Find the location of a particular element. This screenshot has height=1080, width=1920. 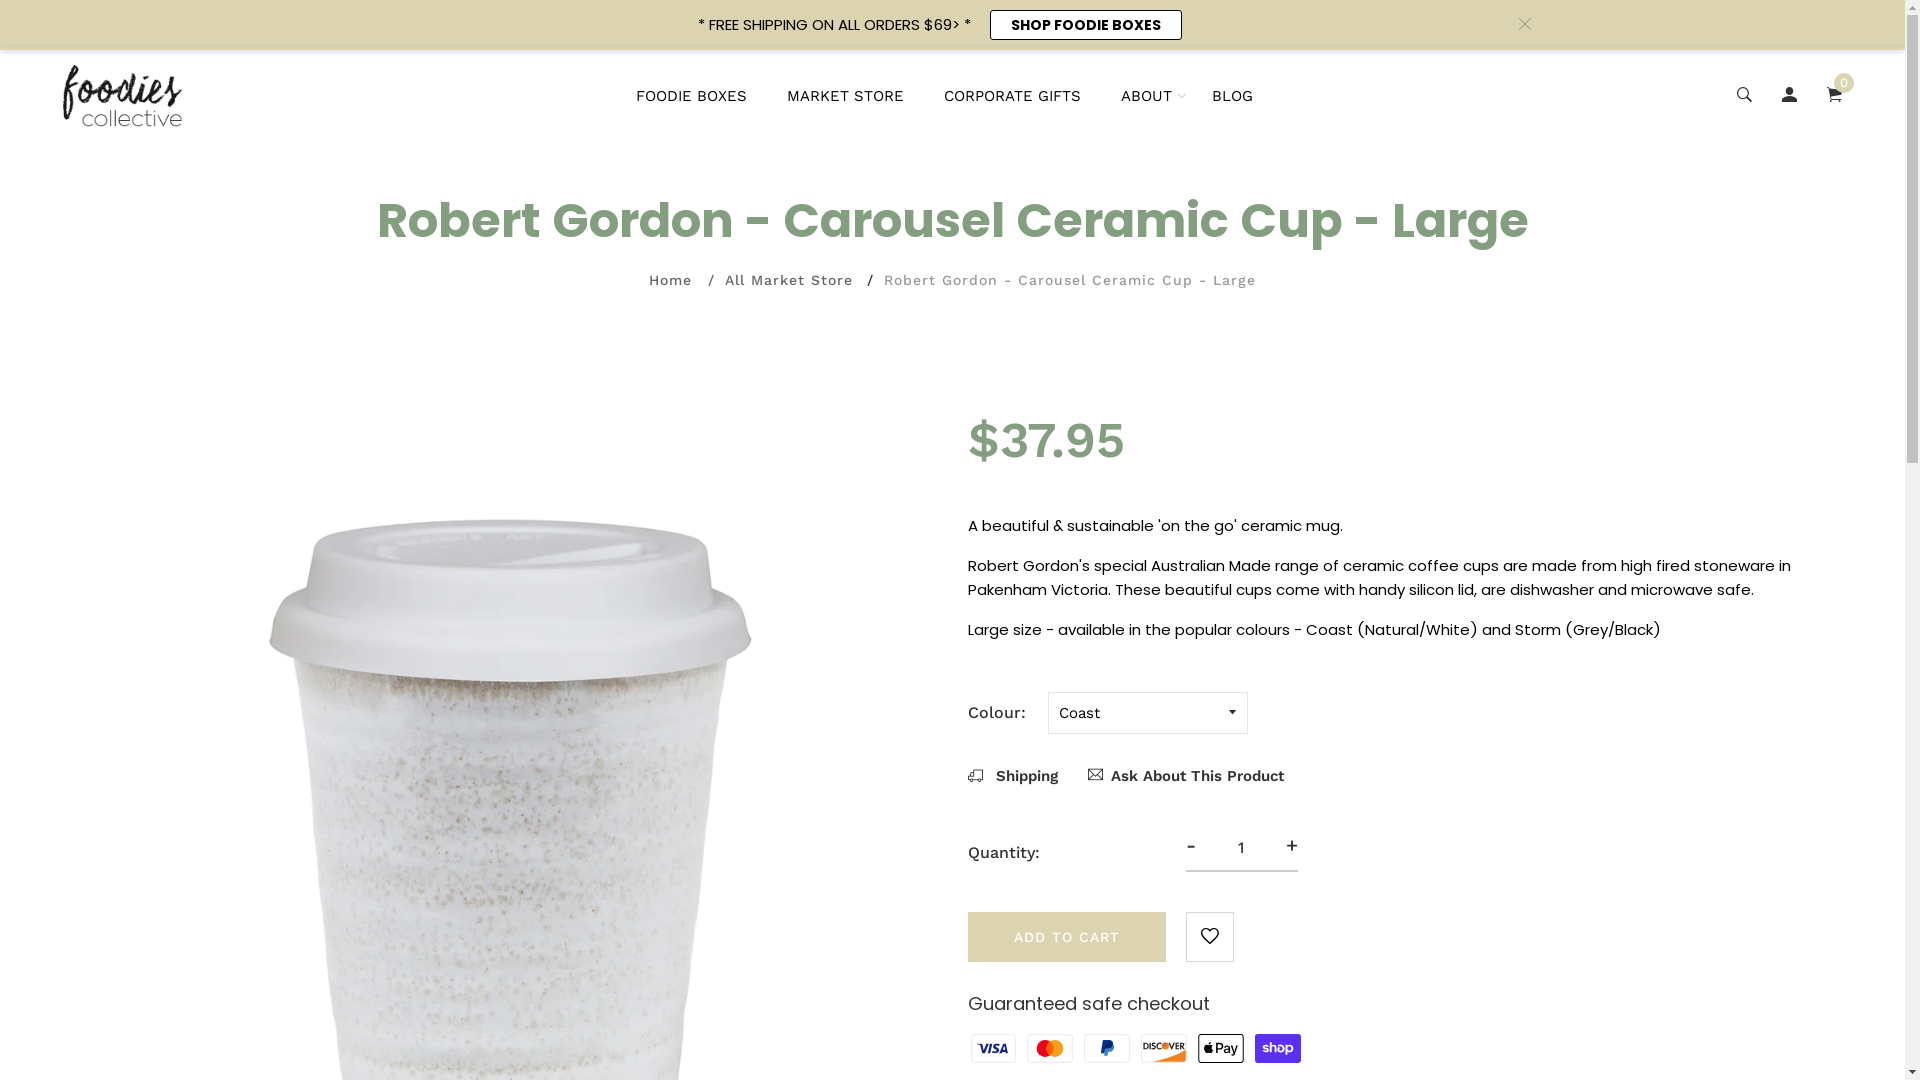

'ABOUT' is located at coordinates (1146, 96).